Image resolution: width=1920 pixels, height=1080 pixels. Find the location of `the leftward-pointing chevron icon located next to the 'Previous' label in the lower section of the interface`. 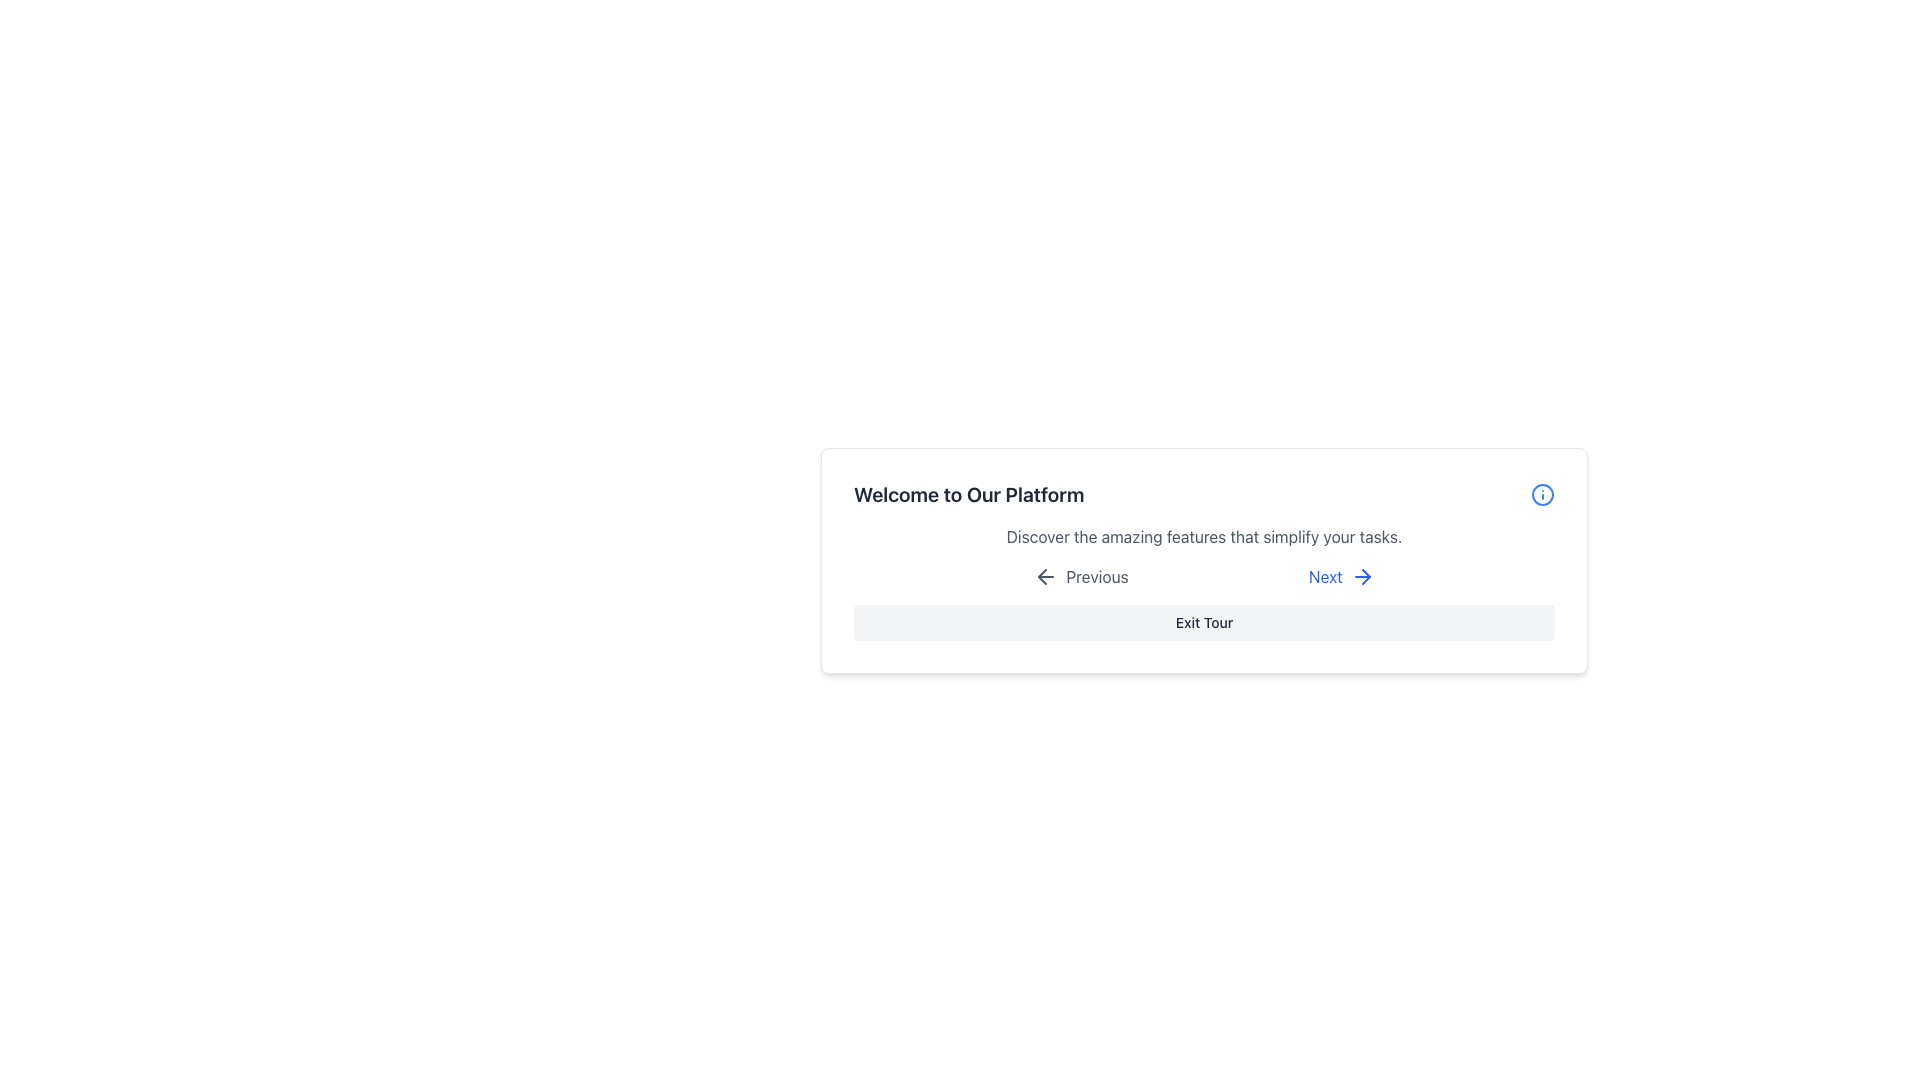

the leftward-pointing chevron icon located next to the 'Previous' label in the lower section of the interface is located at coordinates (1041, 577).